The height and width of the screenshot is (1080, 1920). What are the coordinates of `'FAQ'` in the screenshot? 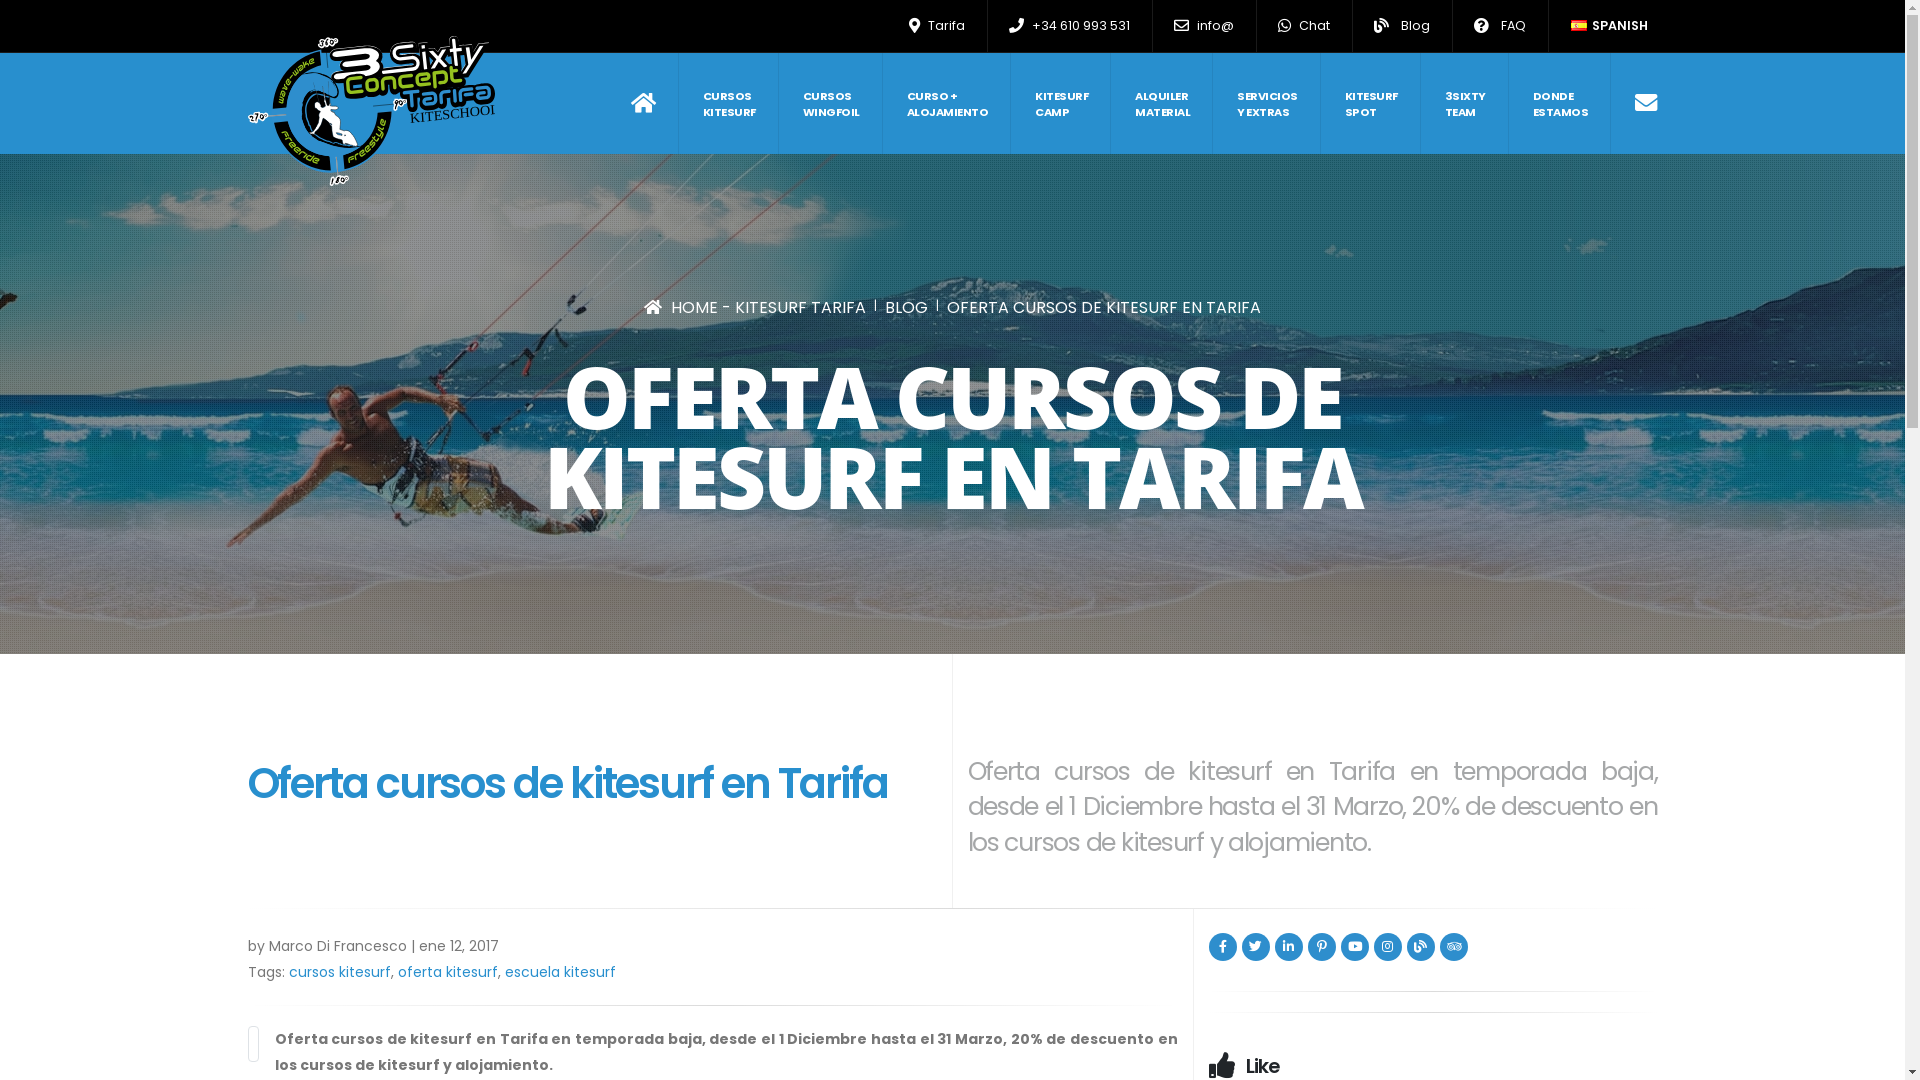 It's located at (1499, 26).